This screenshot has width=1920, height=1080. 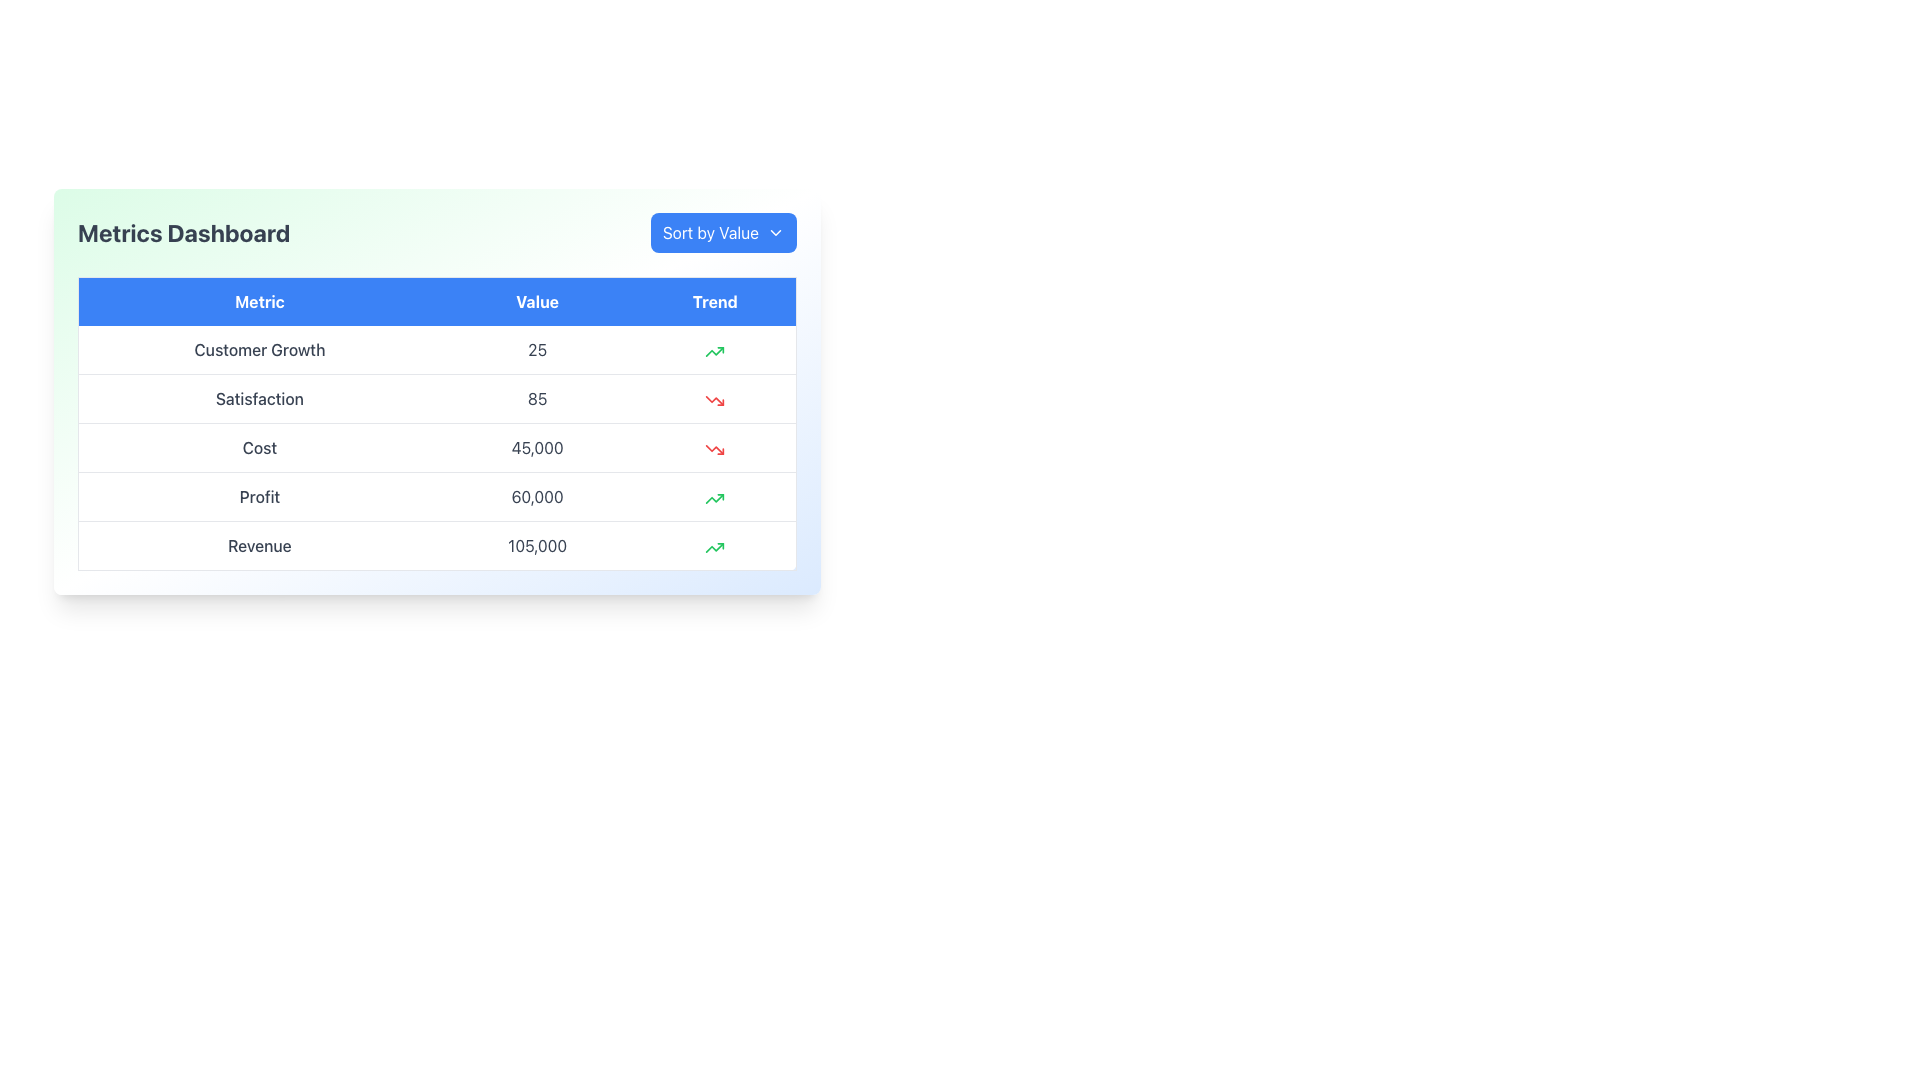 What do you see at coordinates (436, 446) in the screenshot?
I see `the third row of the table that displays the cost metric with the value '45,000' and a downward trend indicator, located between 'Satisfaction' and 'Profit' rows` at bounding box center [436, 446].